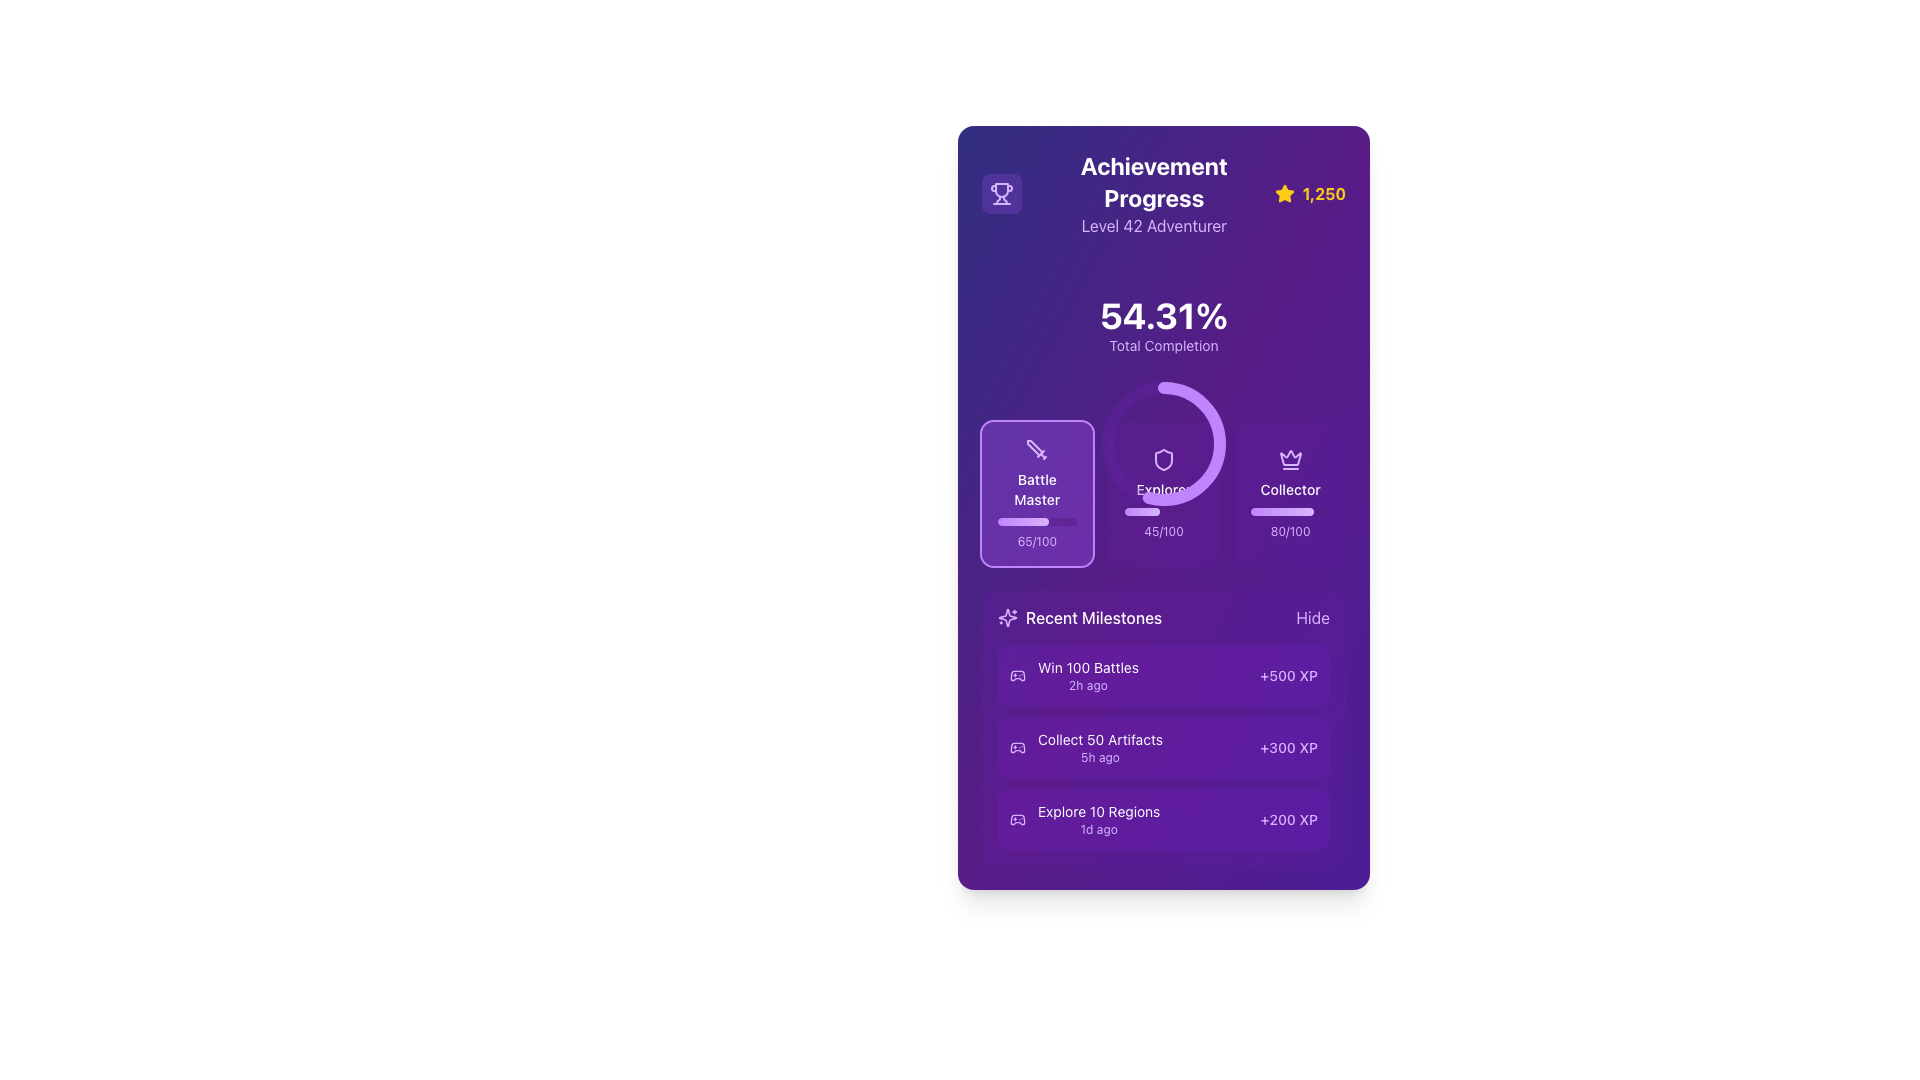  Describe the element at coordinates (1084, 820) in the screenshot. I see `the textual component displaying the message 'Explore 10 Regions' alongside the game controller icon within the 'Recent Milestones' card, specifically the third item in the milestone list` at that location.